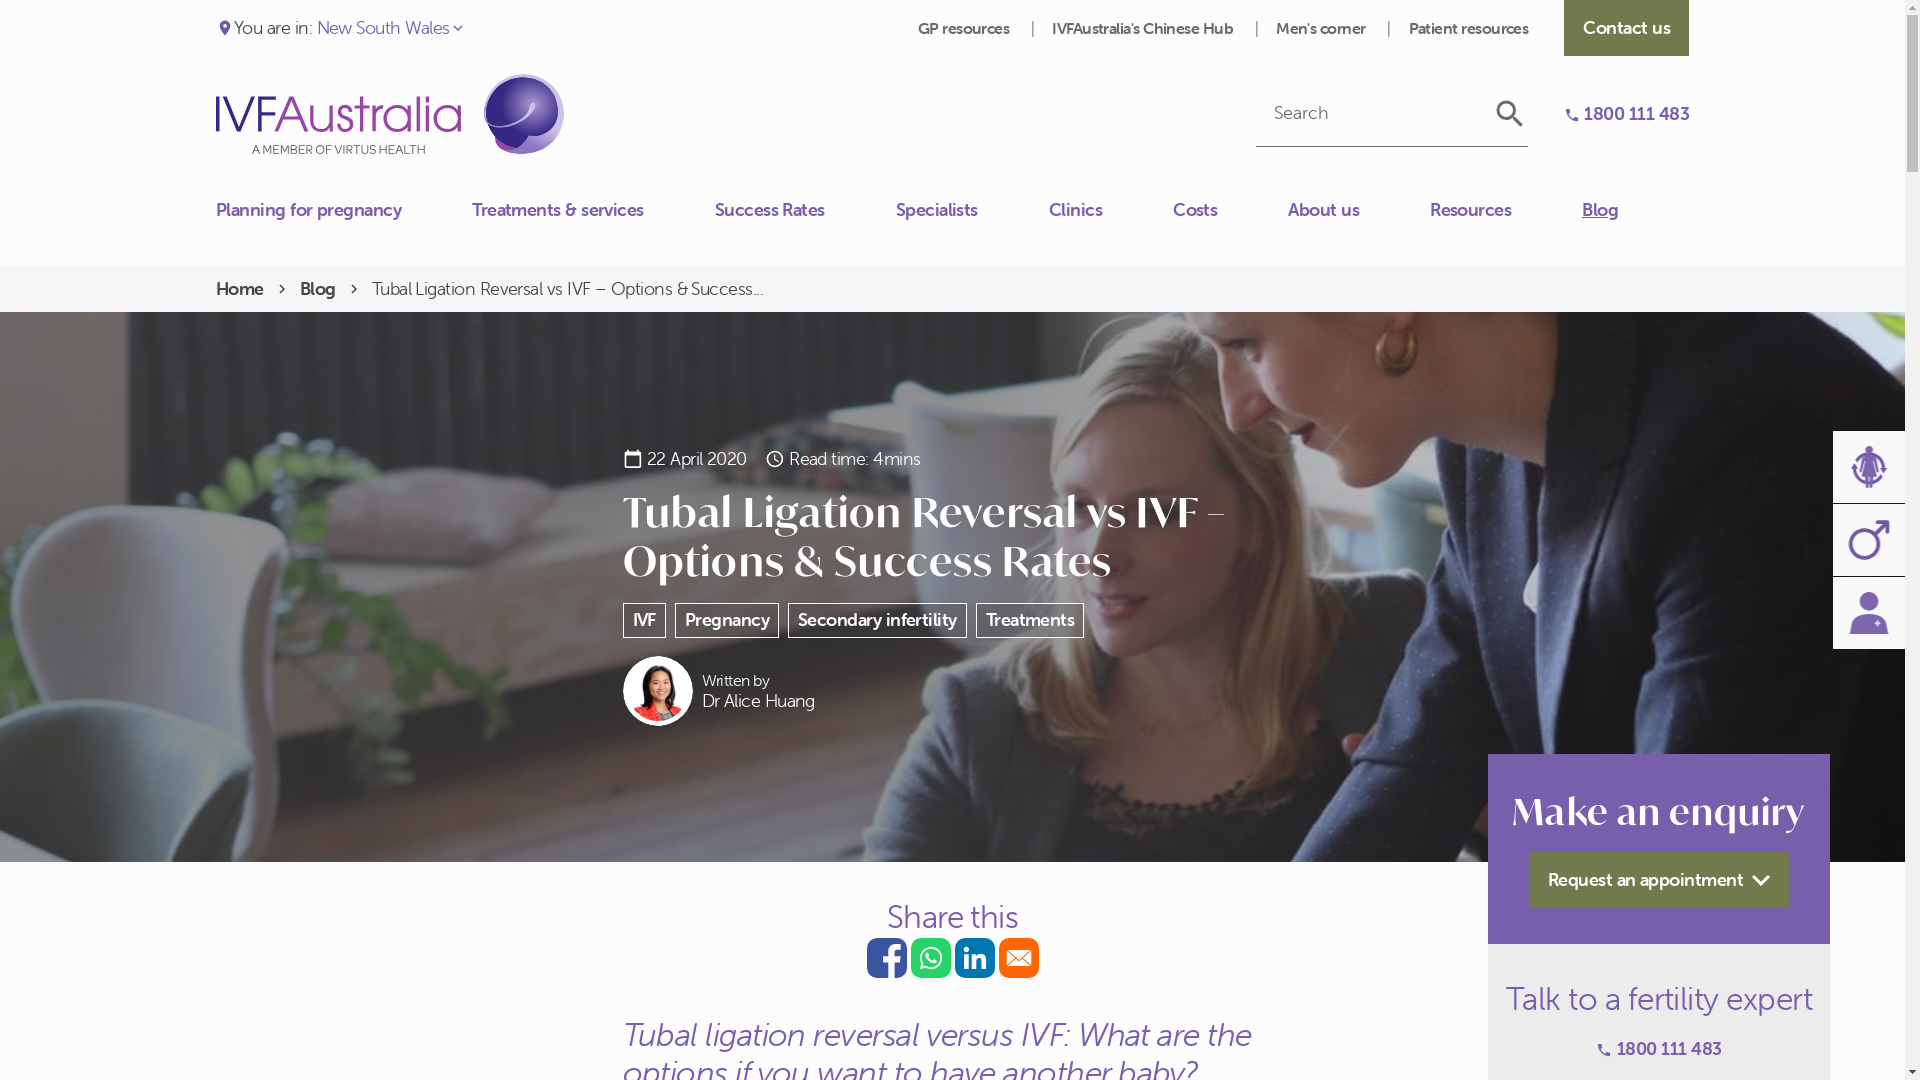 This screenshot has height=1080, width=1920. I want to click on 'Contact us', so click(216, 220).